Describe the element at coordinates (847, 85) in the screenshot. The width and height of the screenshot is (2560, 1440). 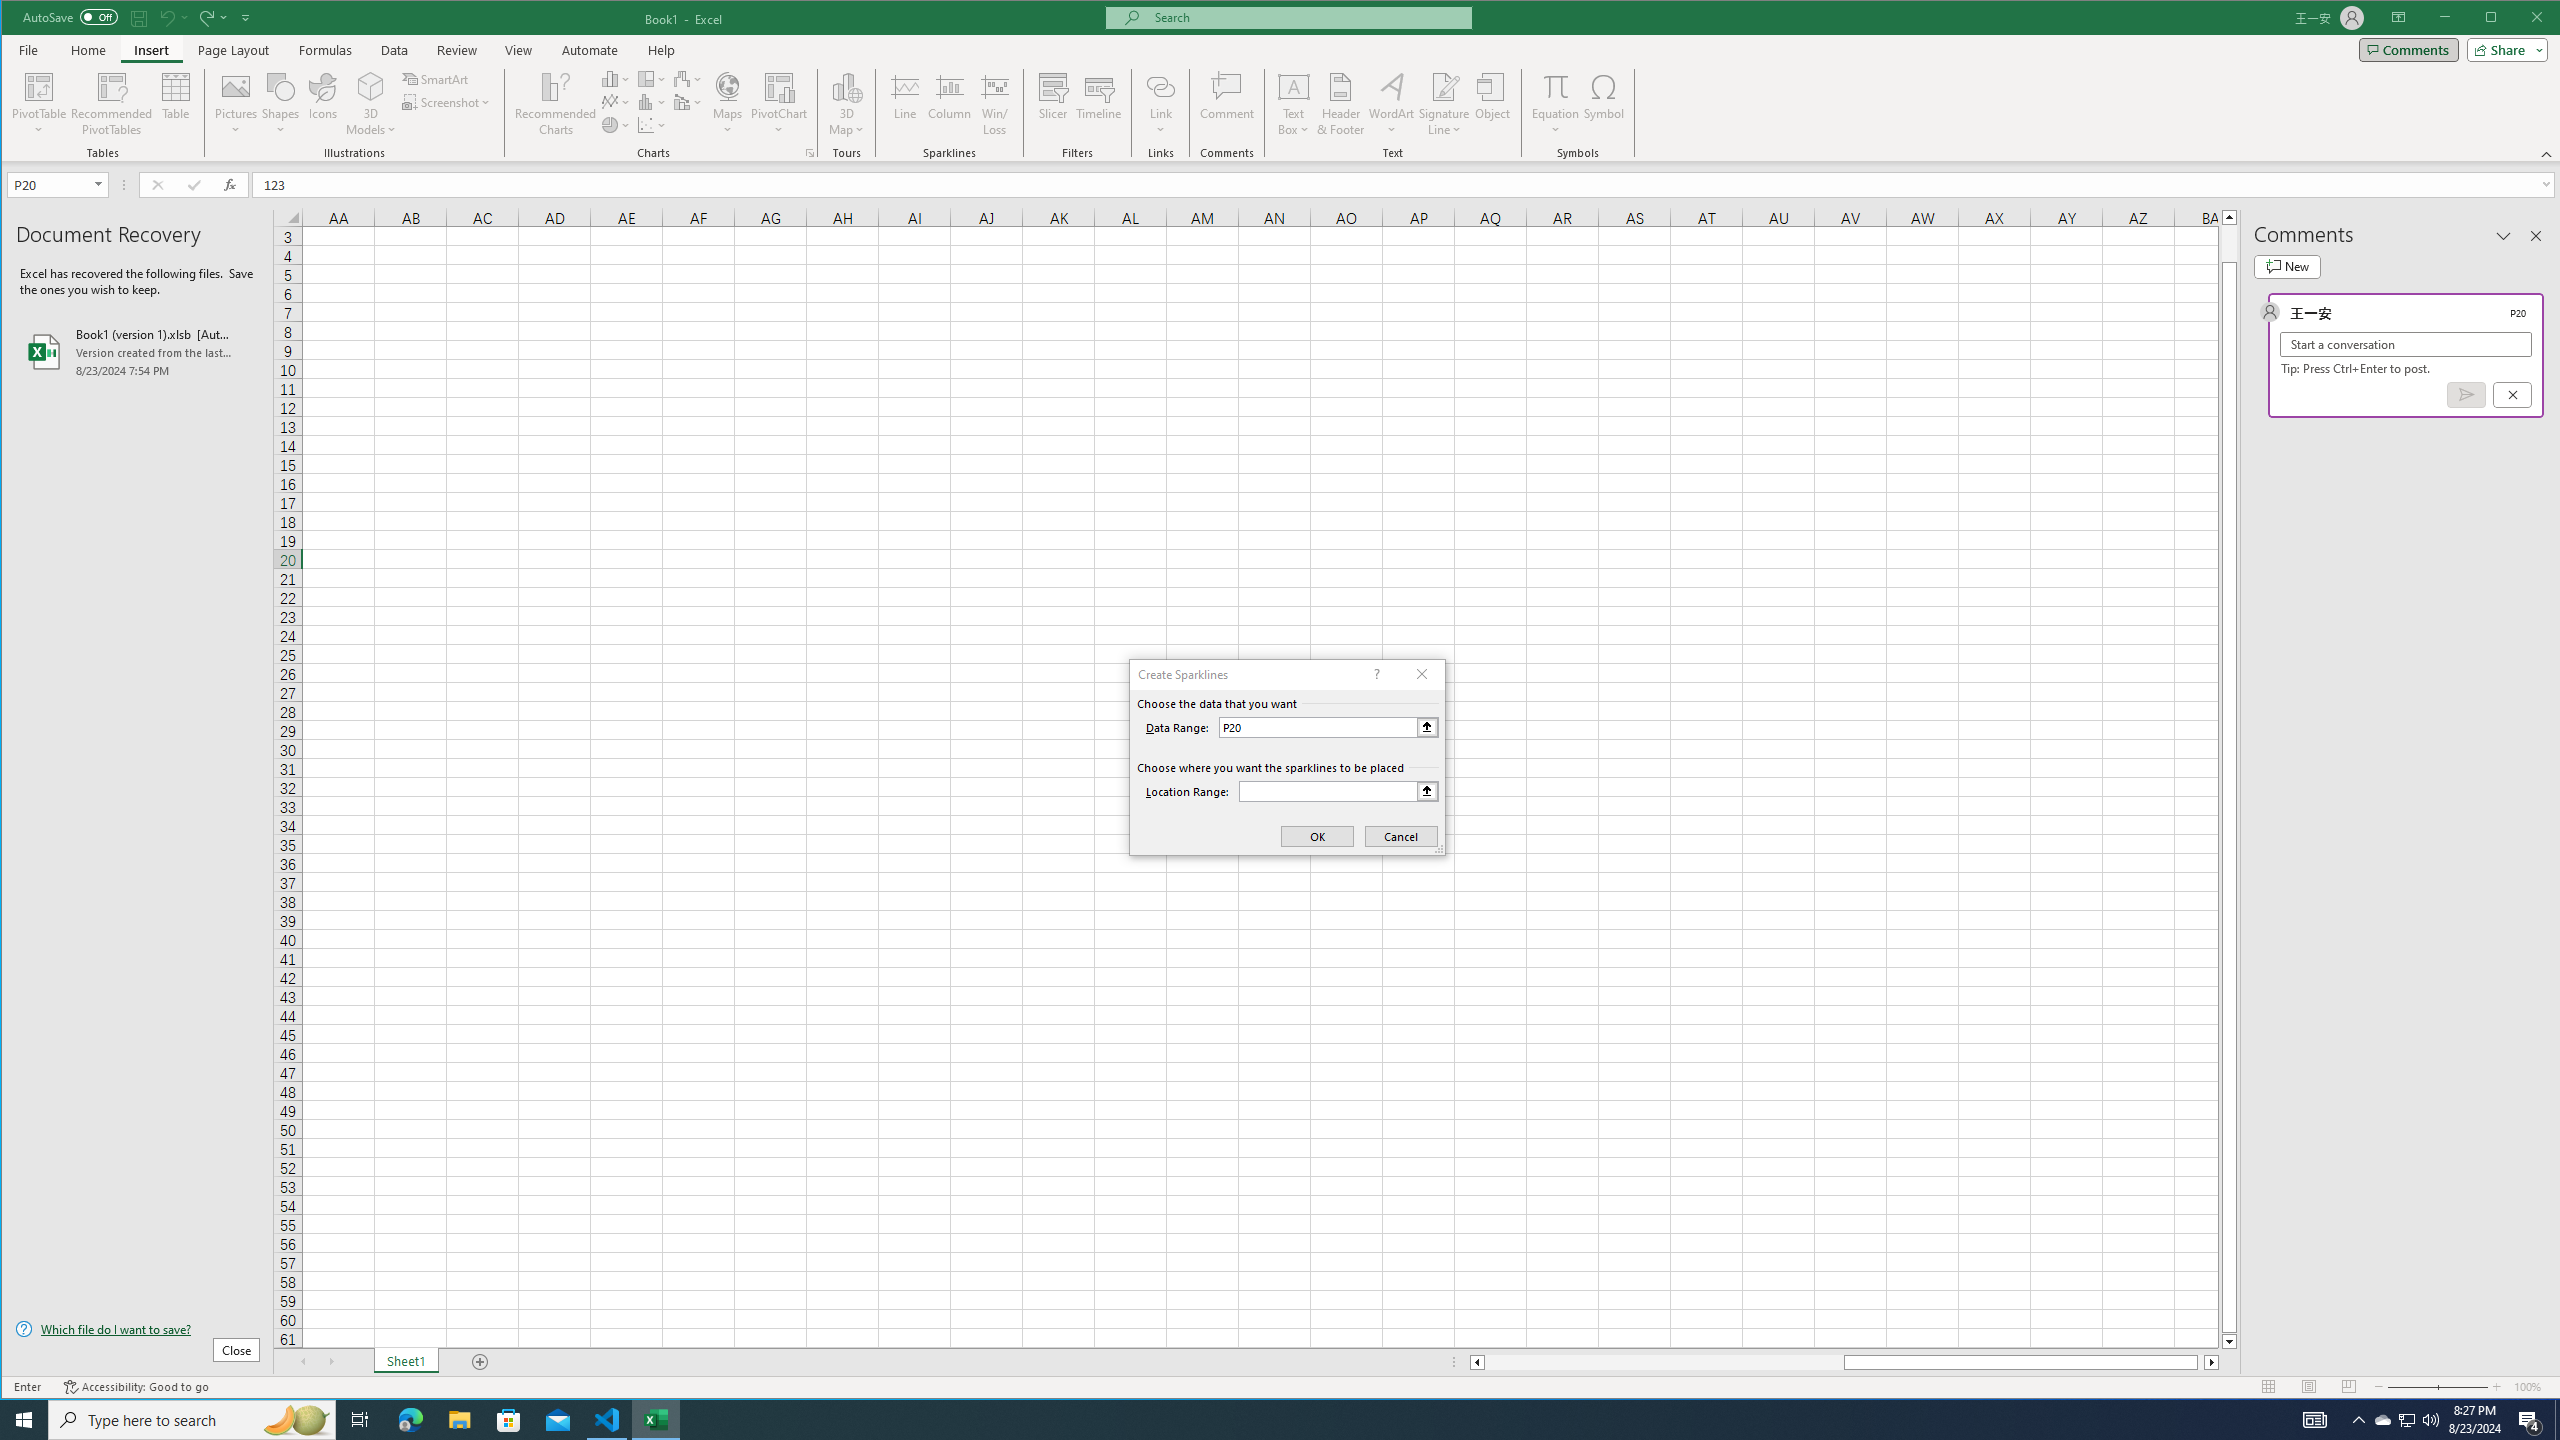
I see `'3D Map'` at that location.